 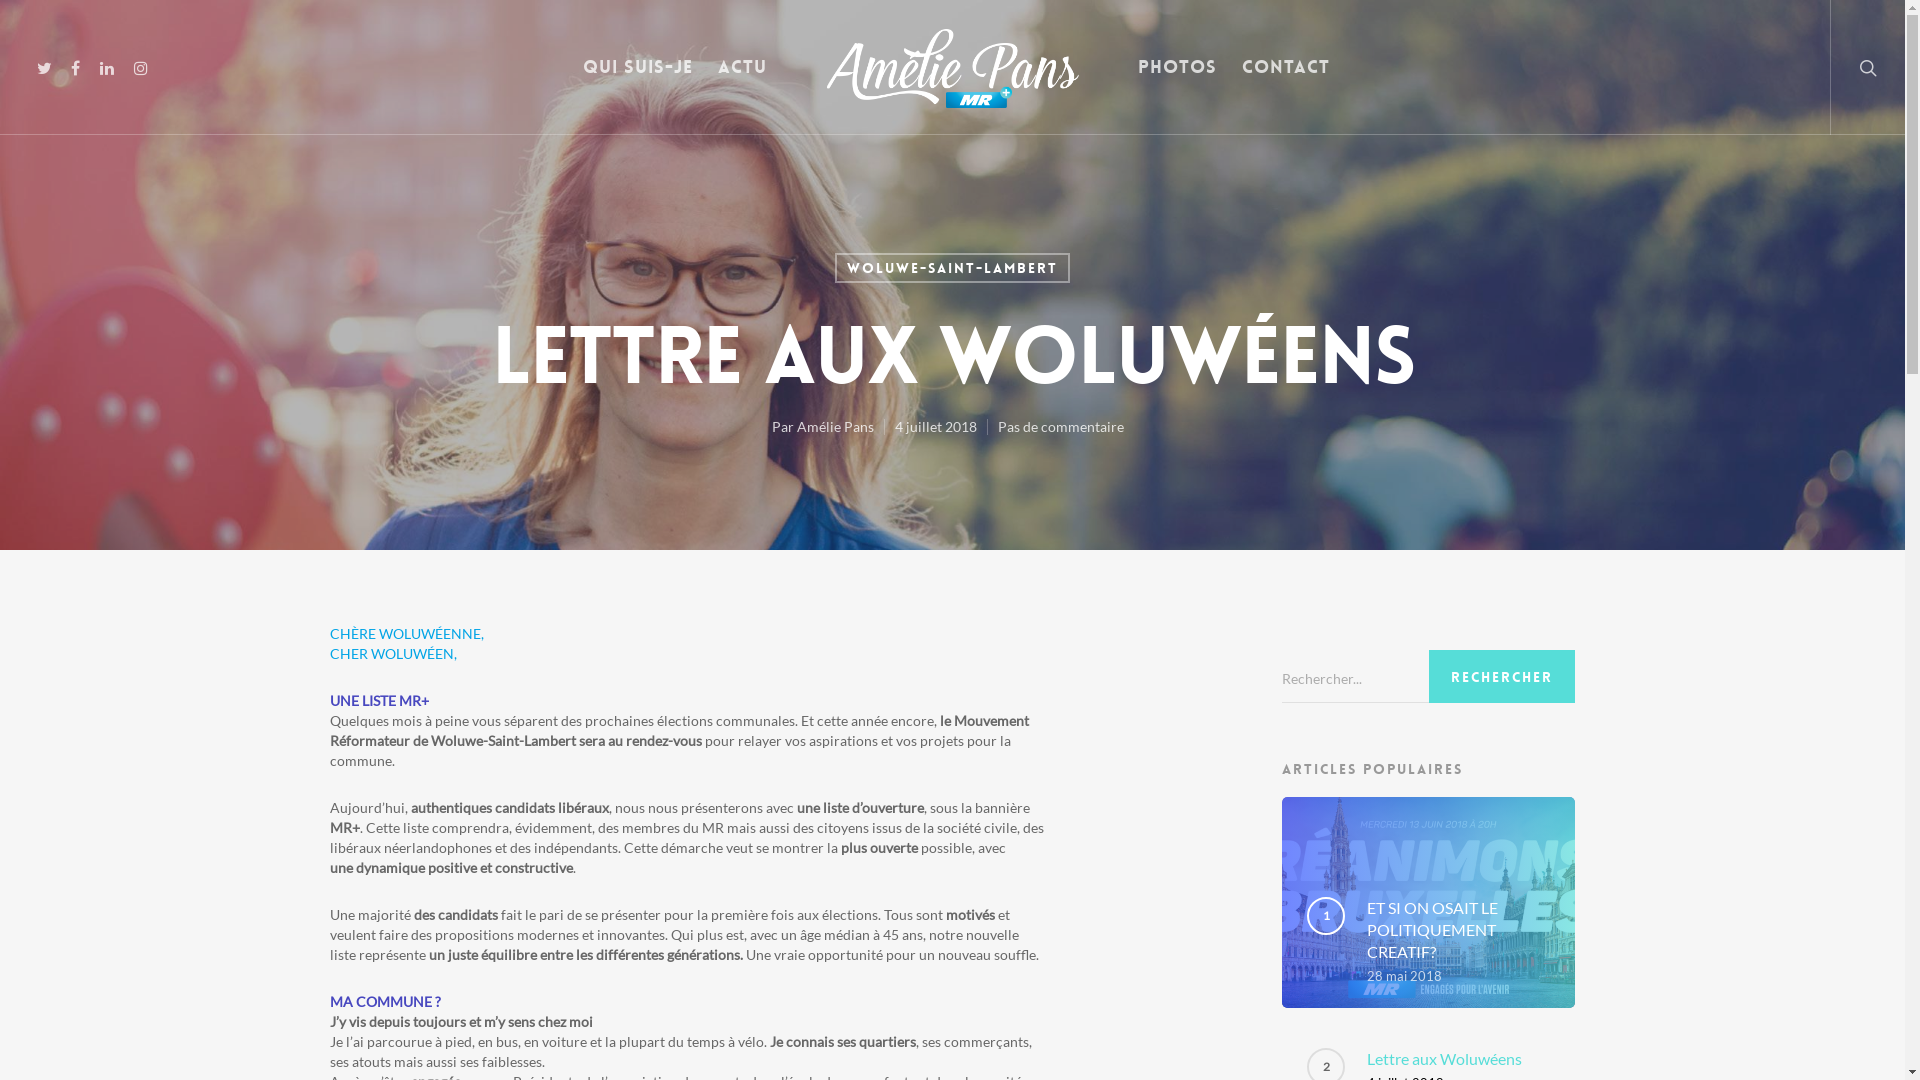 I want to click on 'Pas de commentaire', so click(x=1059, y=425).